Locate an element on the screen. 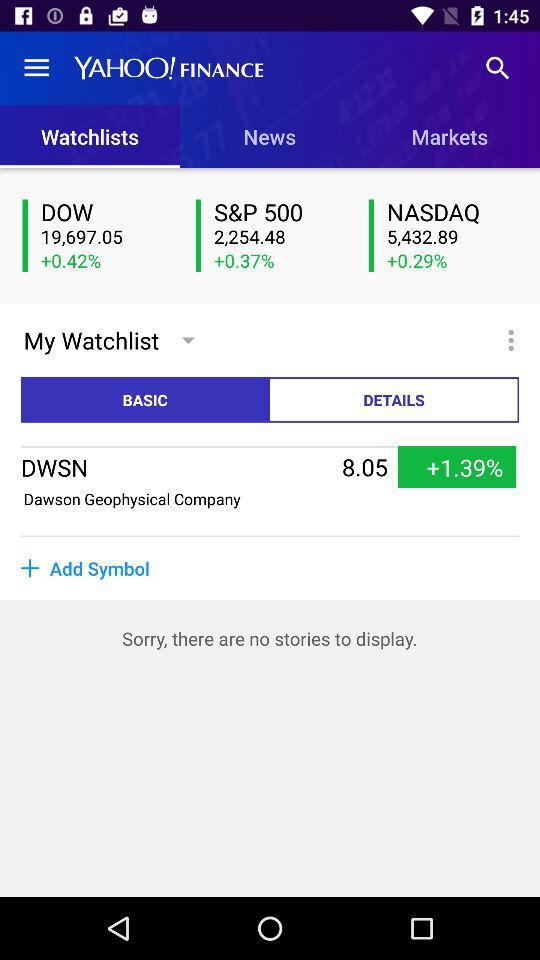 The image size is (540, 960). basic item is located at coordinates (144, 398).